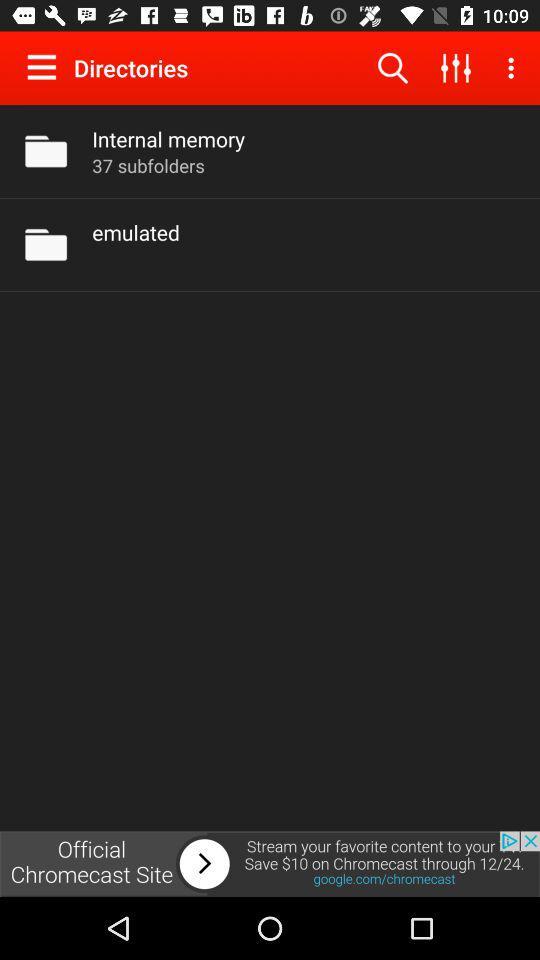 This screenshot has width=540, height=960. Describe the element at coordinates (46, 67) in the screenshot. I see `click for menu` at that location.